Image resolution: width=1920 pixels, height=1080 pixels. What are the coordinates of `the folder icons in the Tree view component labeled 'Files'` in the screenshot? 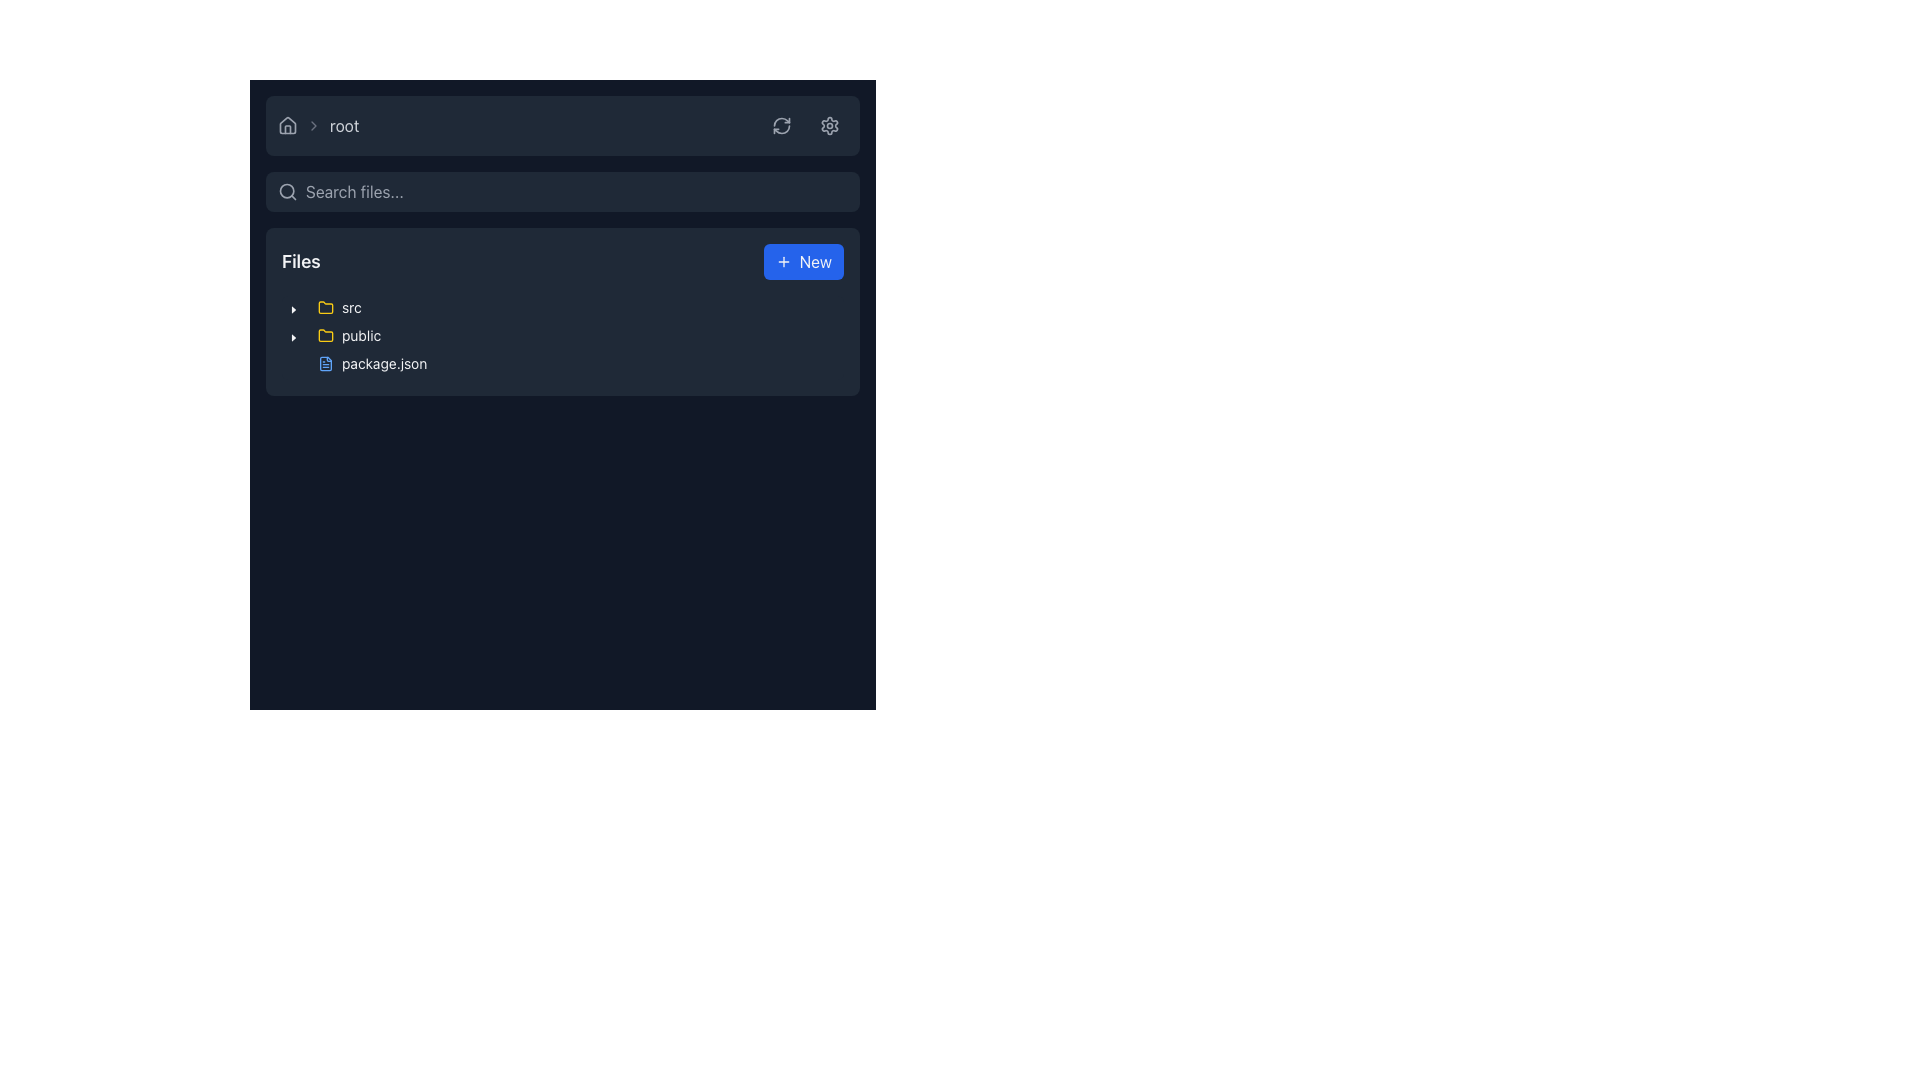 It's located at (561, 337).